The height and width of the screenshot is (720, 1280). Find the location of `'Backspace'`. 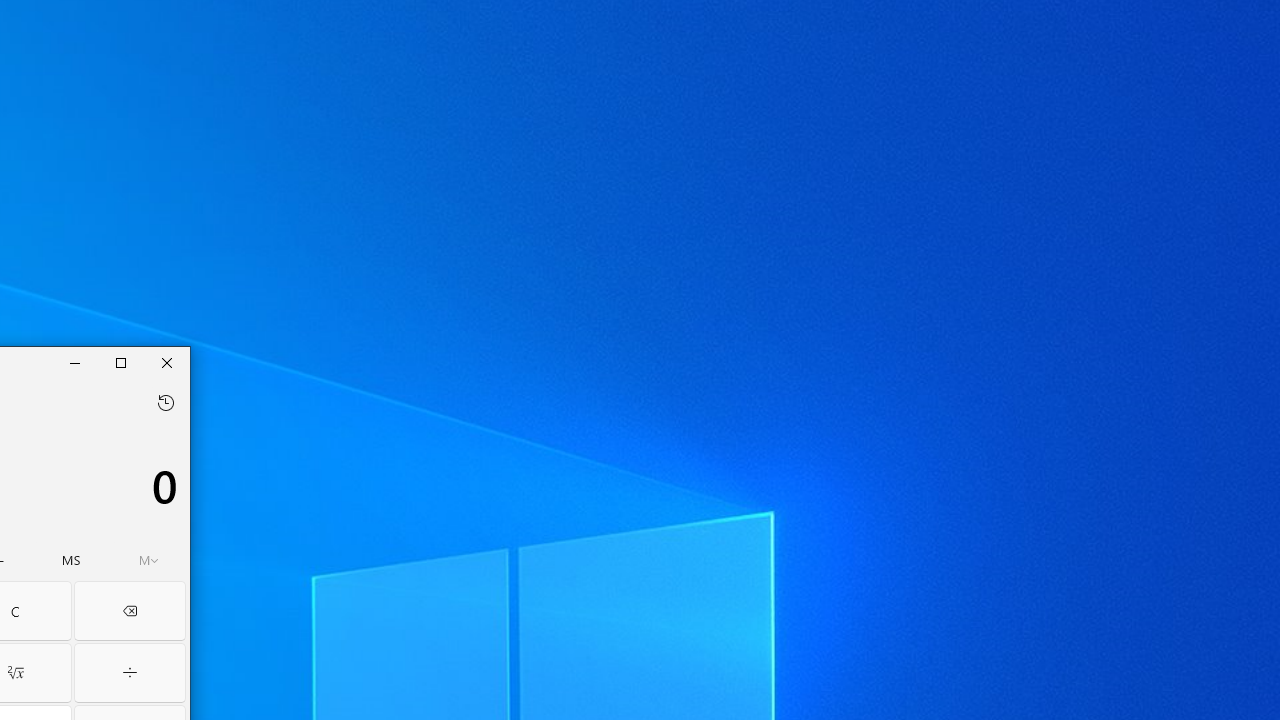

'Backspace' is located at coordinates (128, 609).